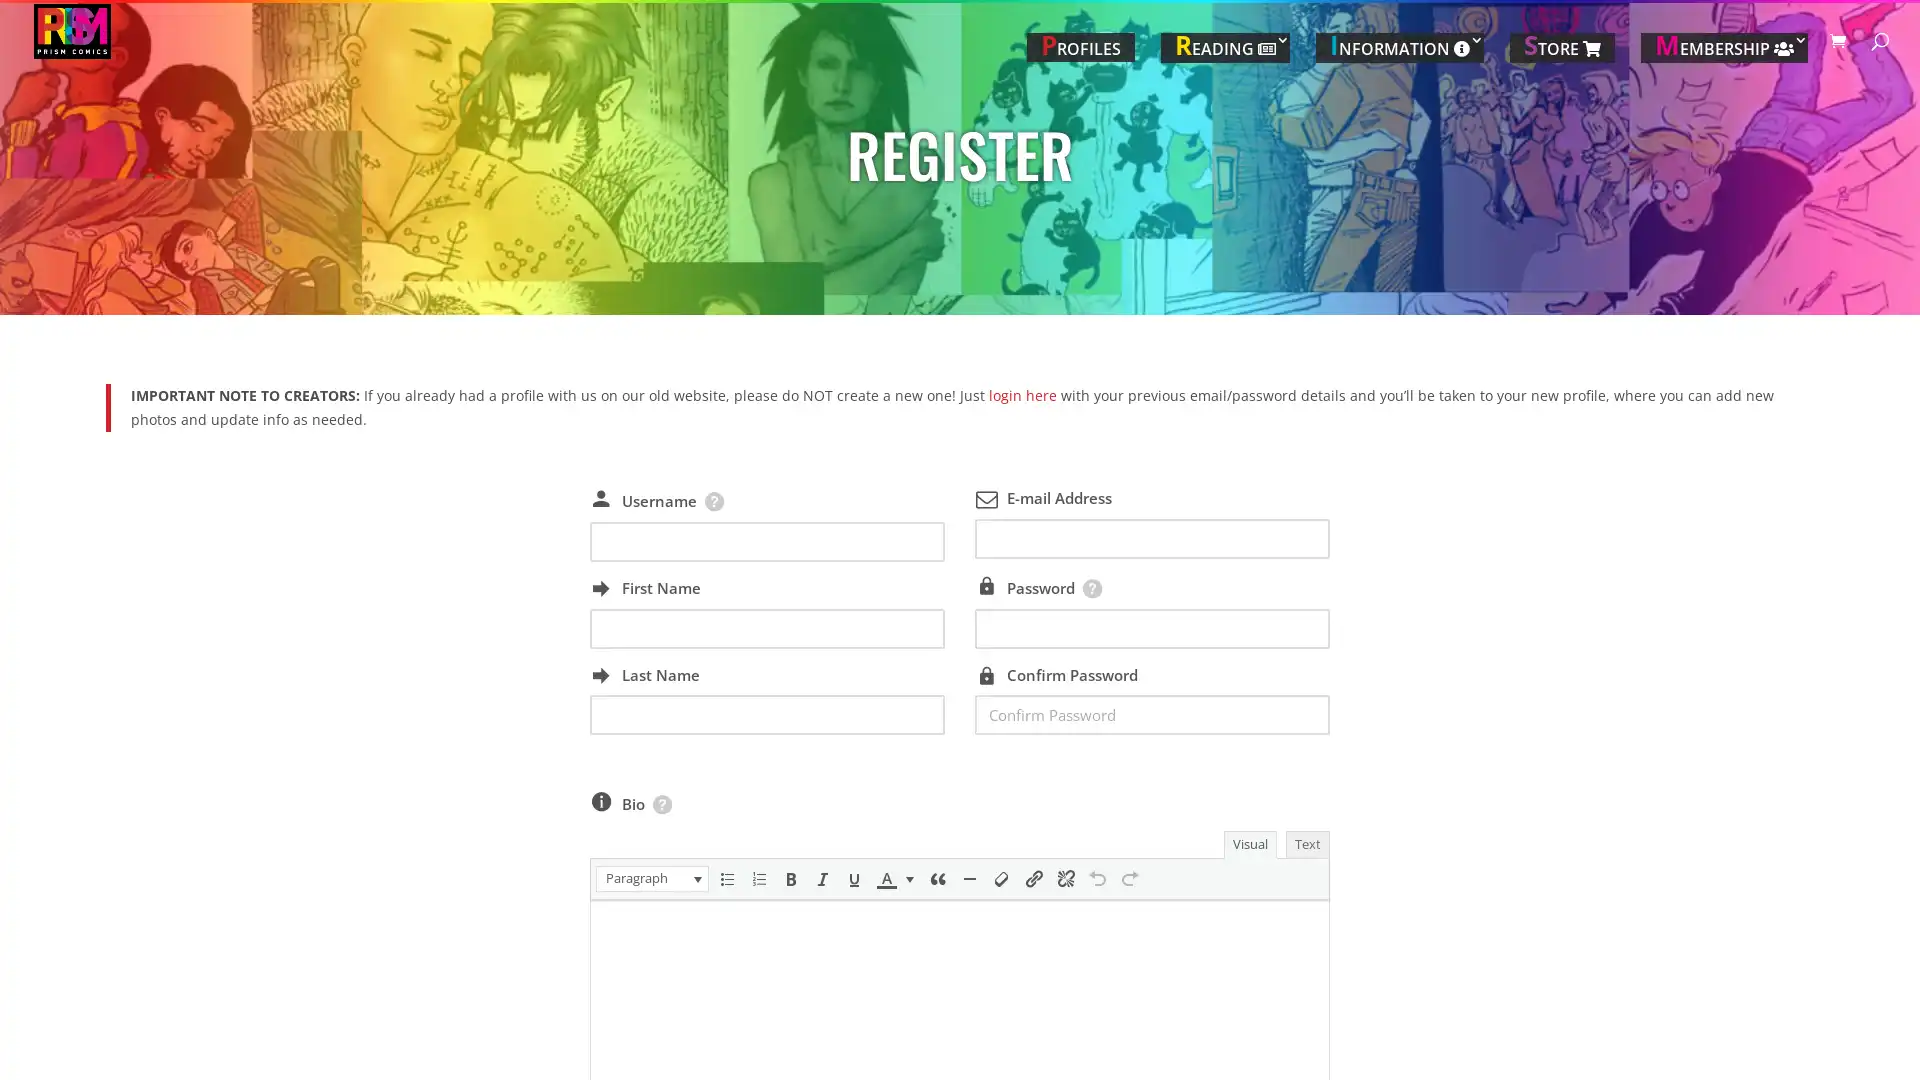  I want to click on Text, so click(1306, 844).